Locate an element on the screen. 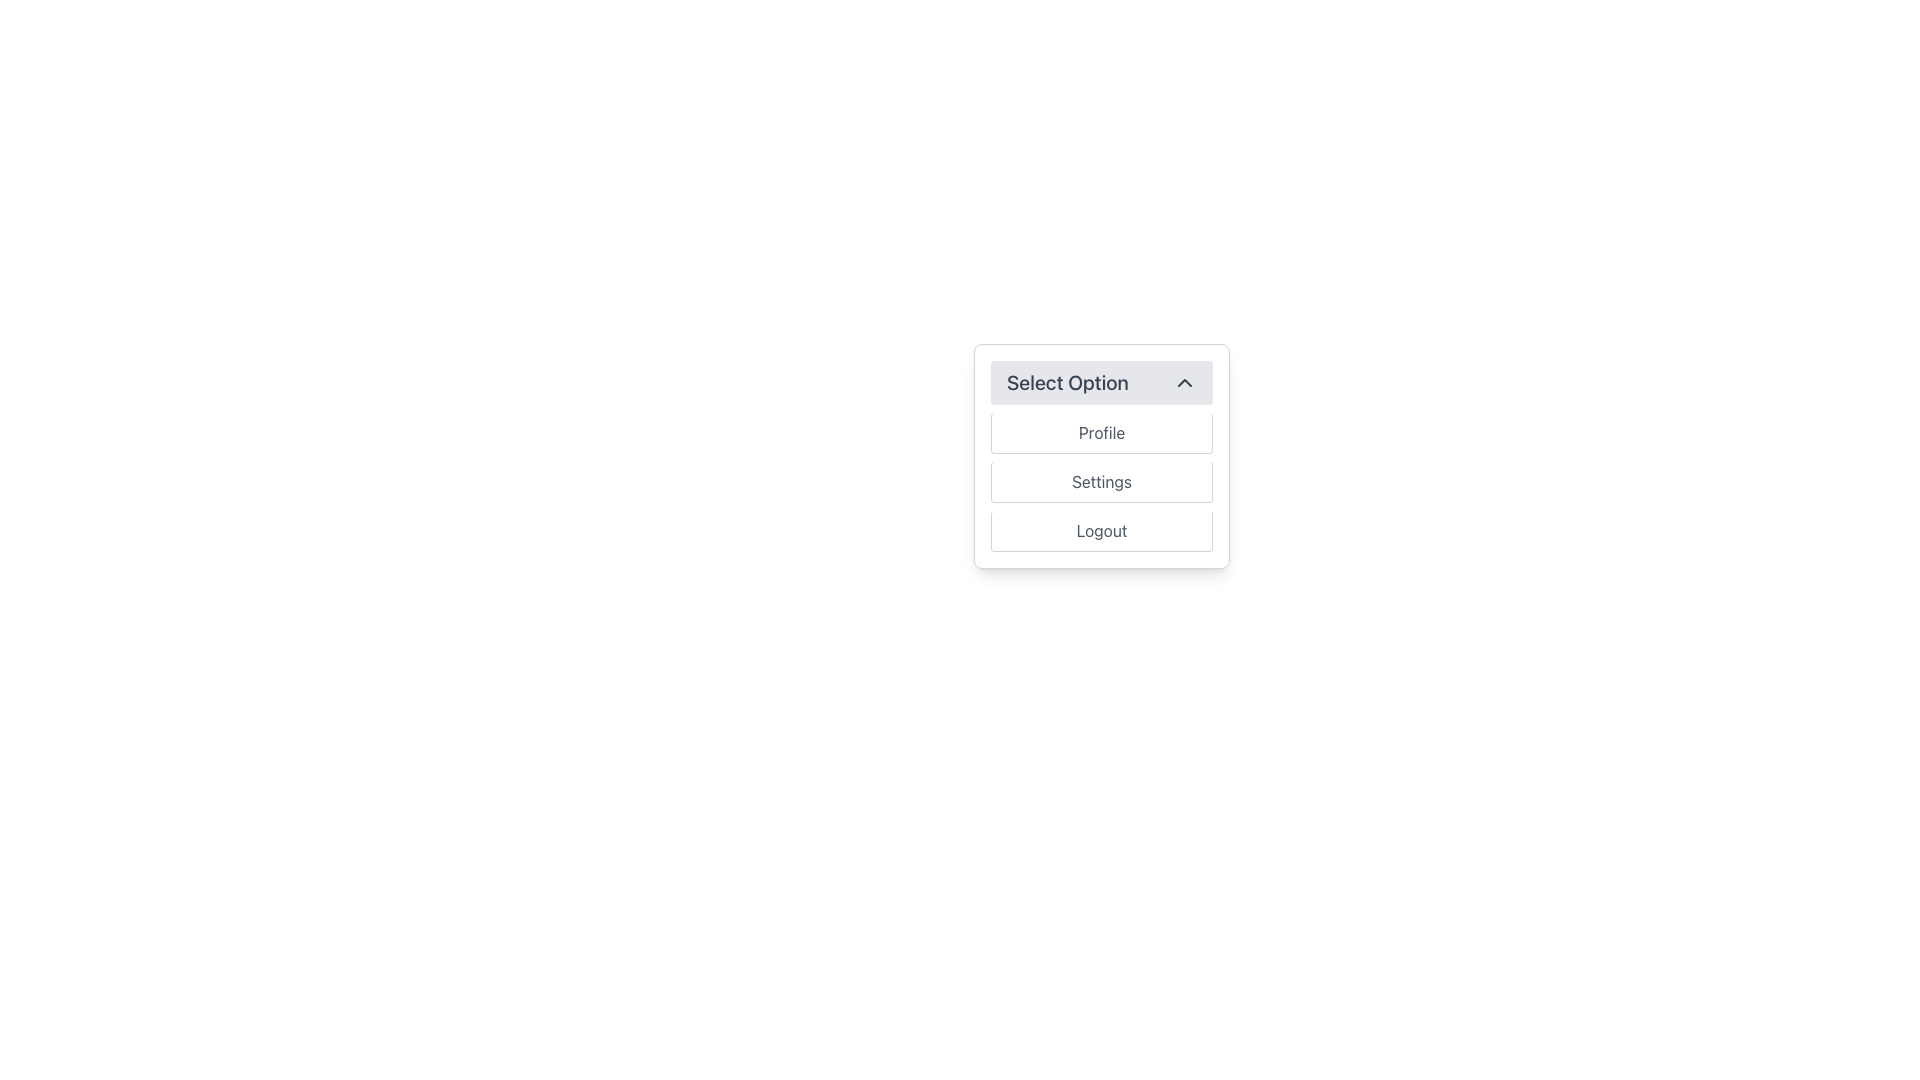  the 'Profile' button, which is the first button in the drop-down menu is located at coordinates (1101, 432).